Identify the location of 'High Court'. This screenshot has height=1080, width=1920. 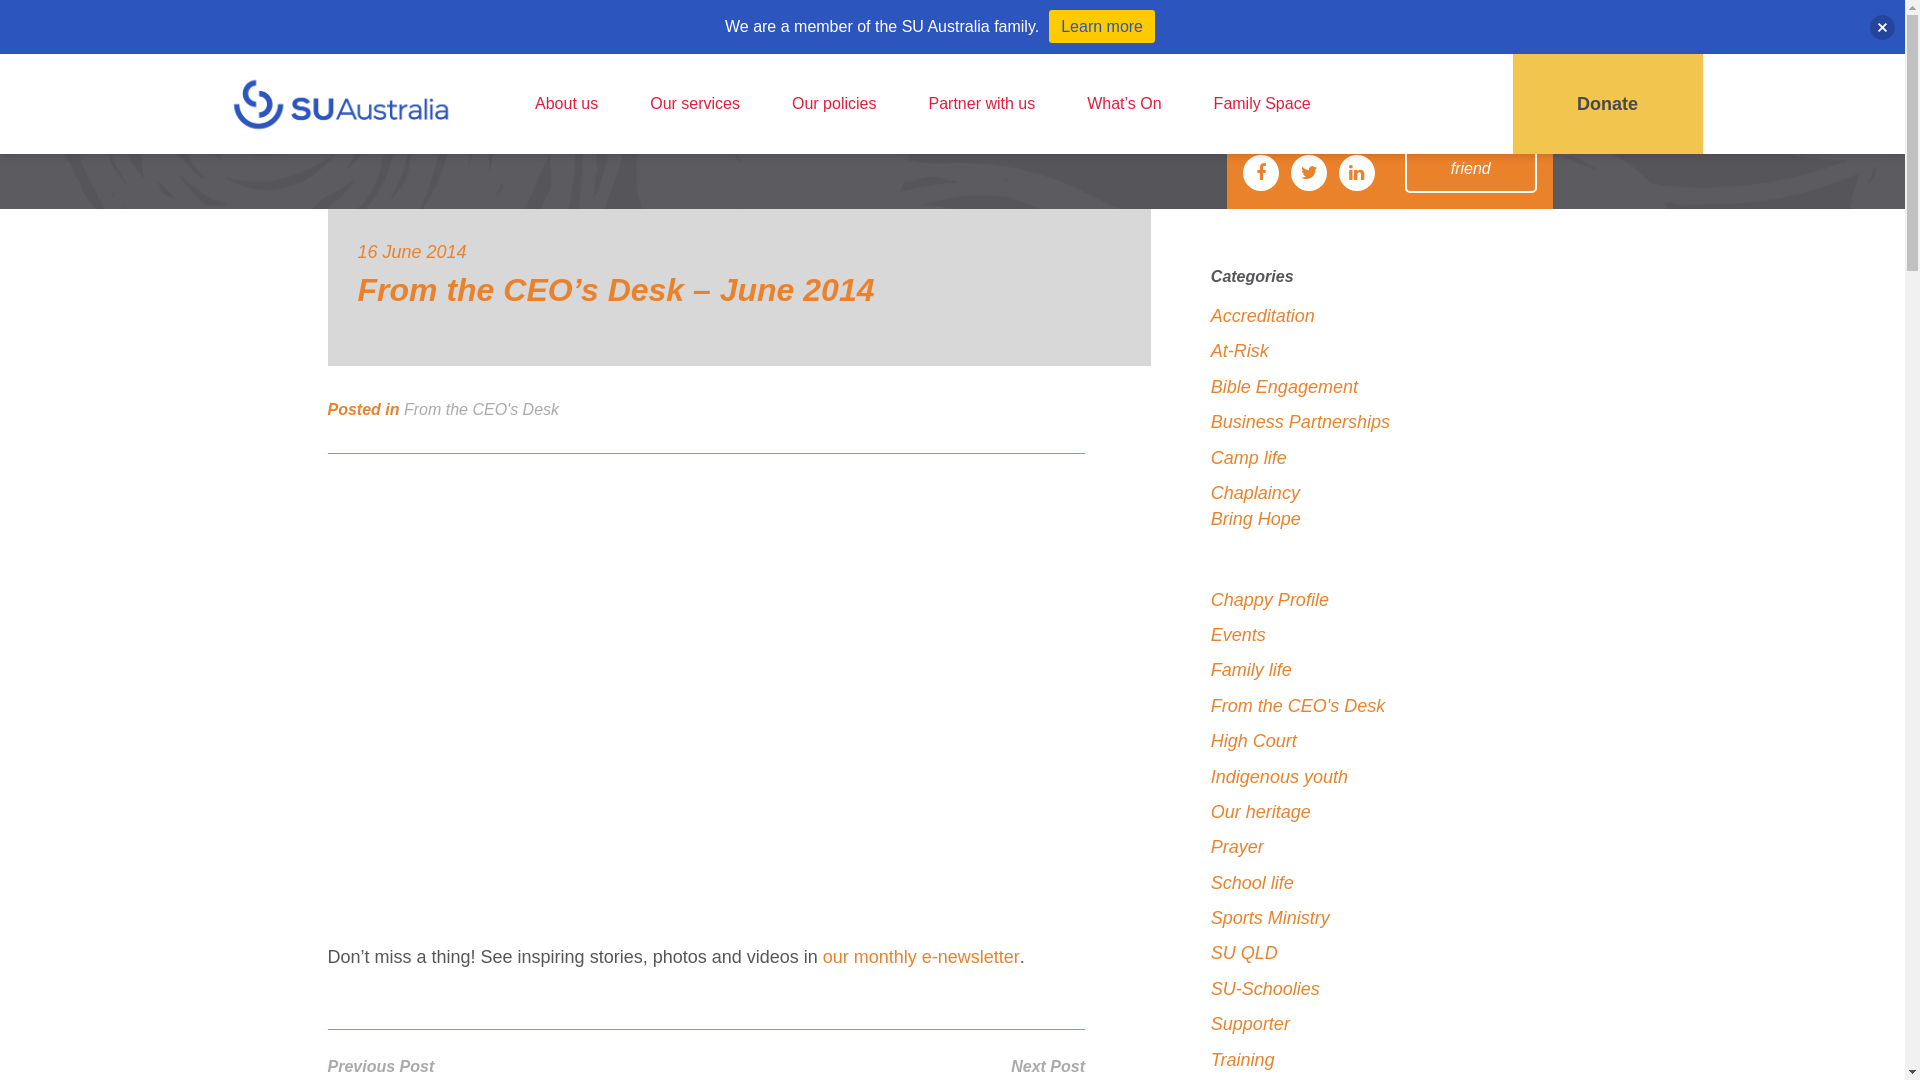
(1252, 740).